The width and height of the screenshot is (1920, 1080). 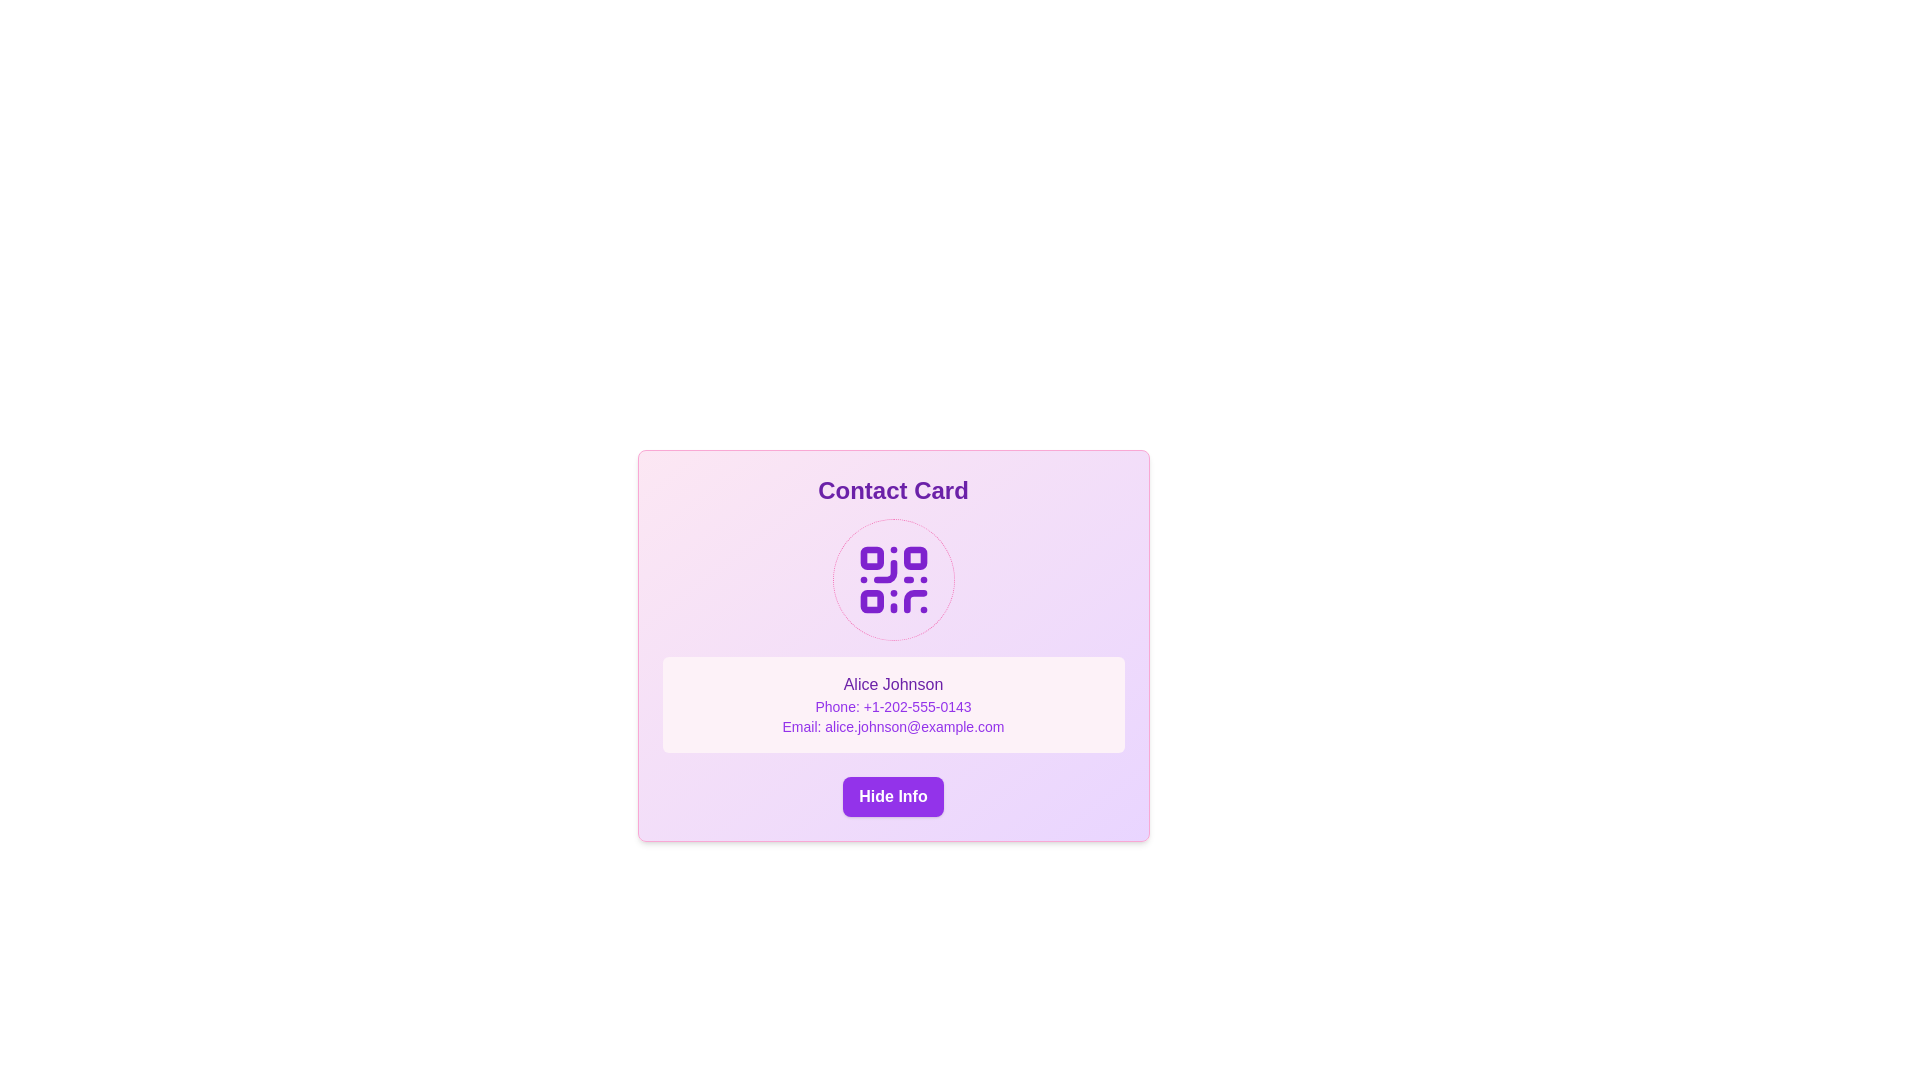 What do you see at coordinates (914, 600) in the screenshot?
I see `the decorative vector graphic segment located at the bottom-right corner of the QR code representation` at bounding box center [914, 600].